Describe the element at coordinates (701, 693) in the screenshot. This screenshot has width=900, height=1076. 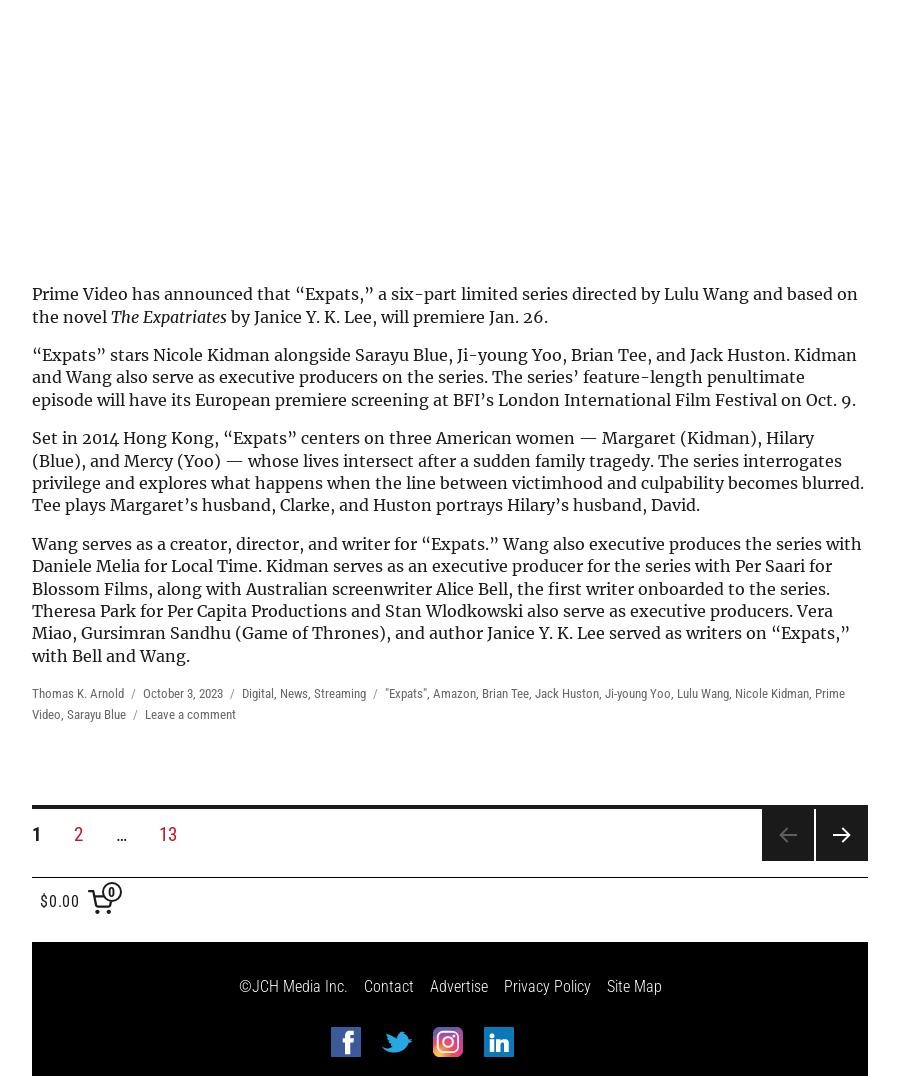
I see `'Lulu Wang'` at that location.